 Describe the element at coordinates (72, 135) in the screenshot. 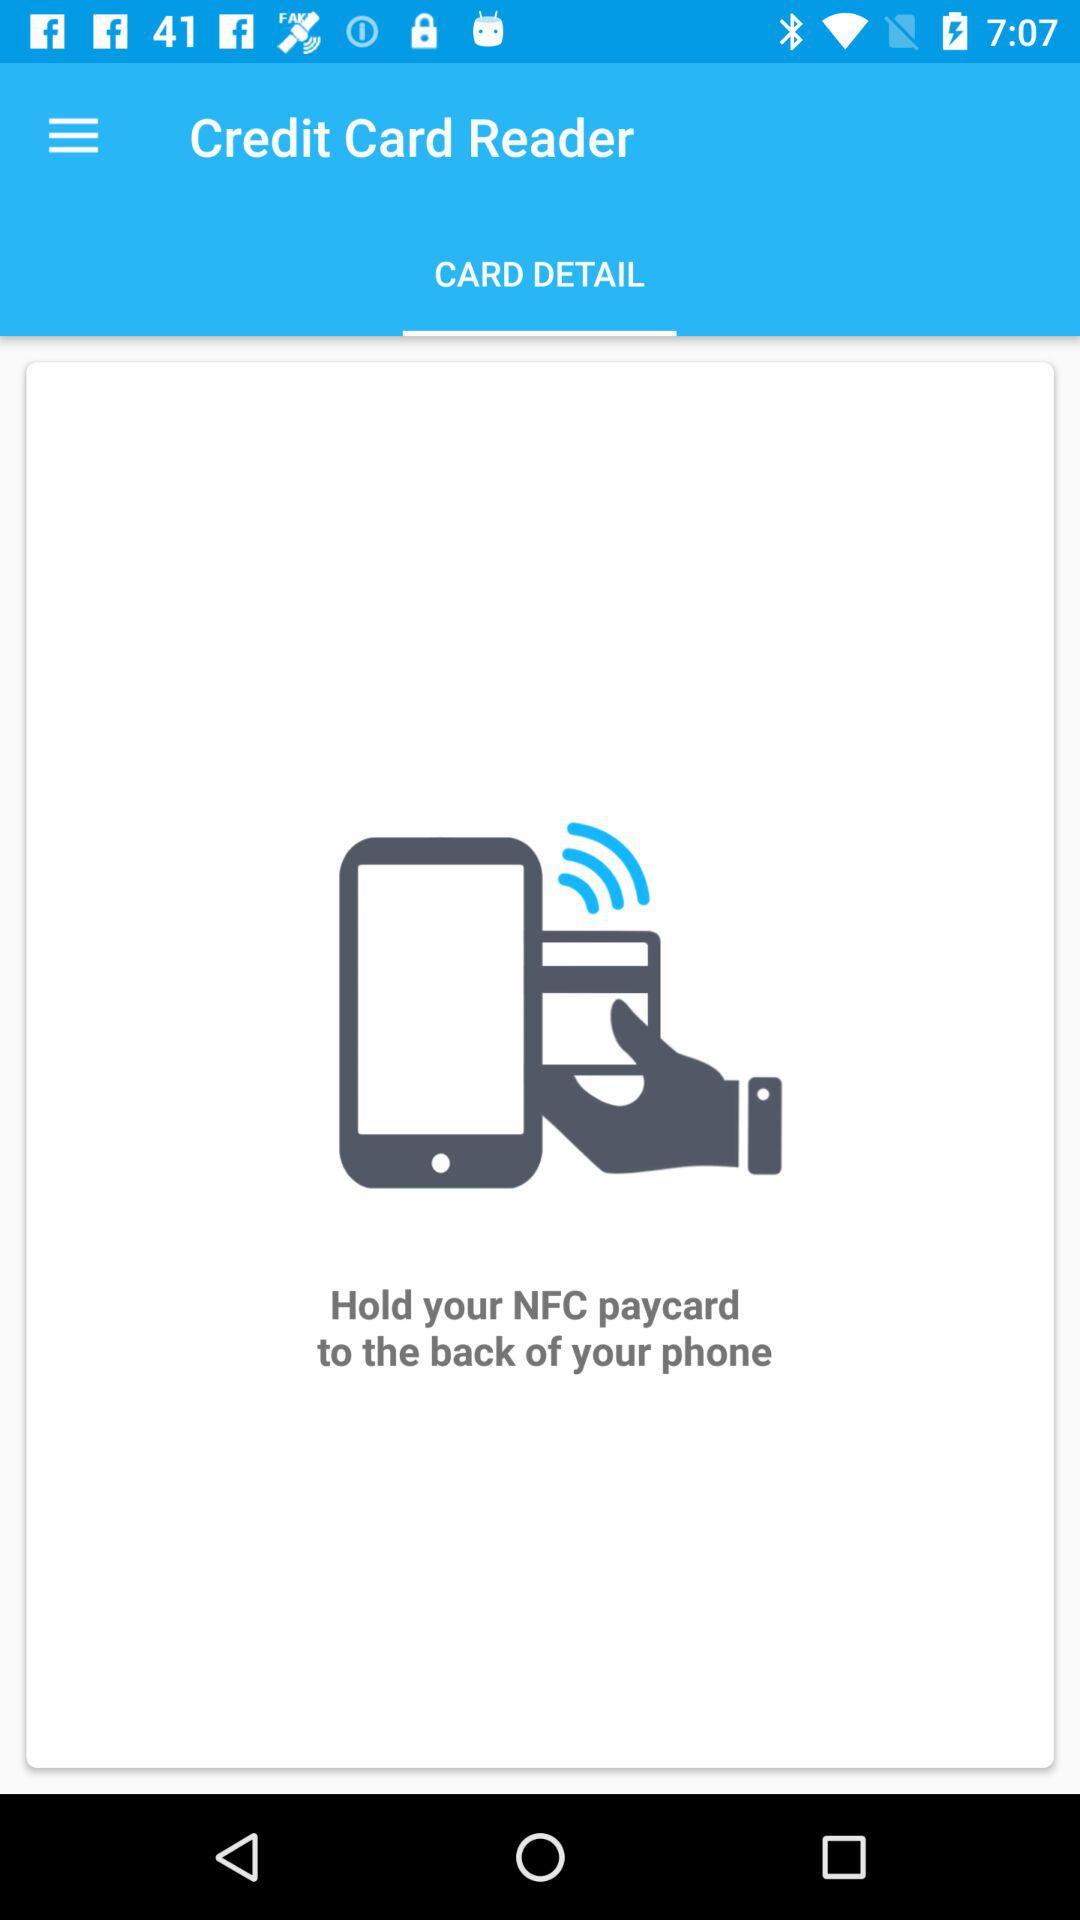

I see `icon to the left of credit card reader item` at that location.